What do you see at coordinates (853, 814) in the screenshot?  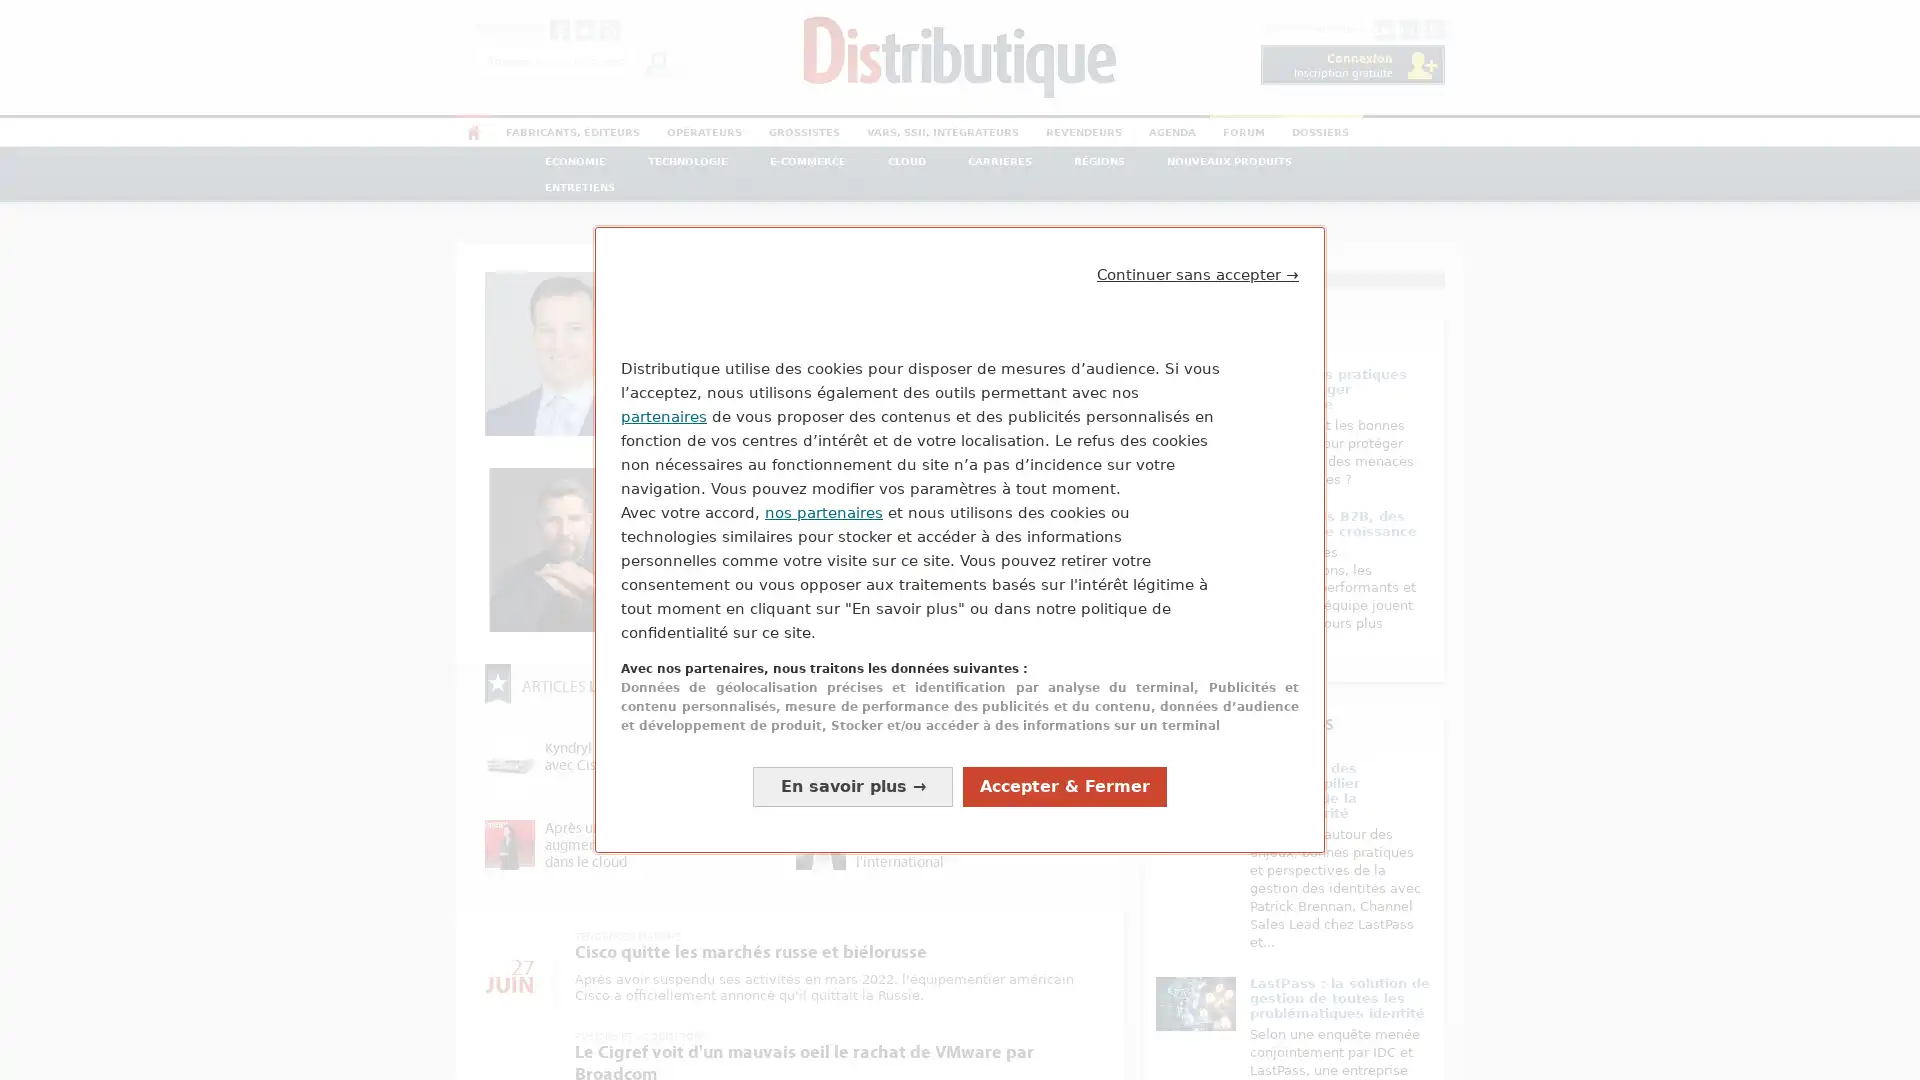 I see `Configurer vos consentements` at bounding box center [853, 814].